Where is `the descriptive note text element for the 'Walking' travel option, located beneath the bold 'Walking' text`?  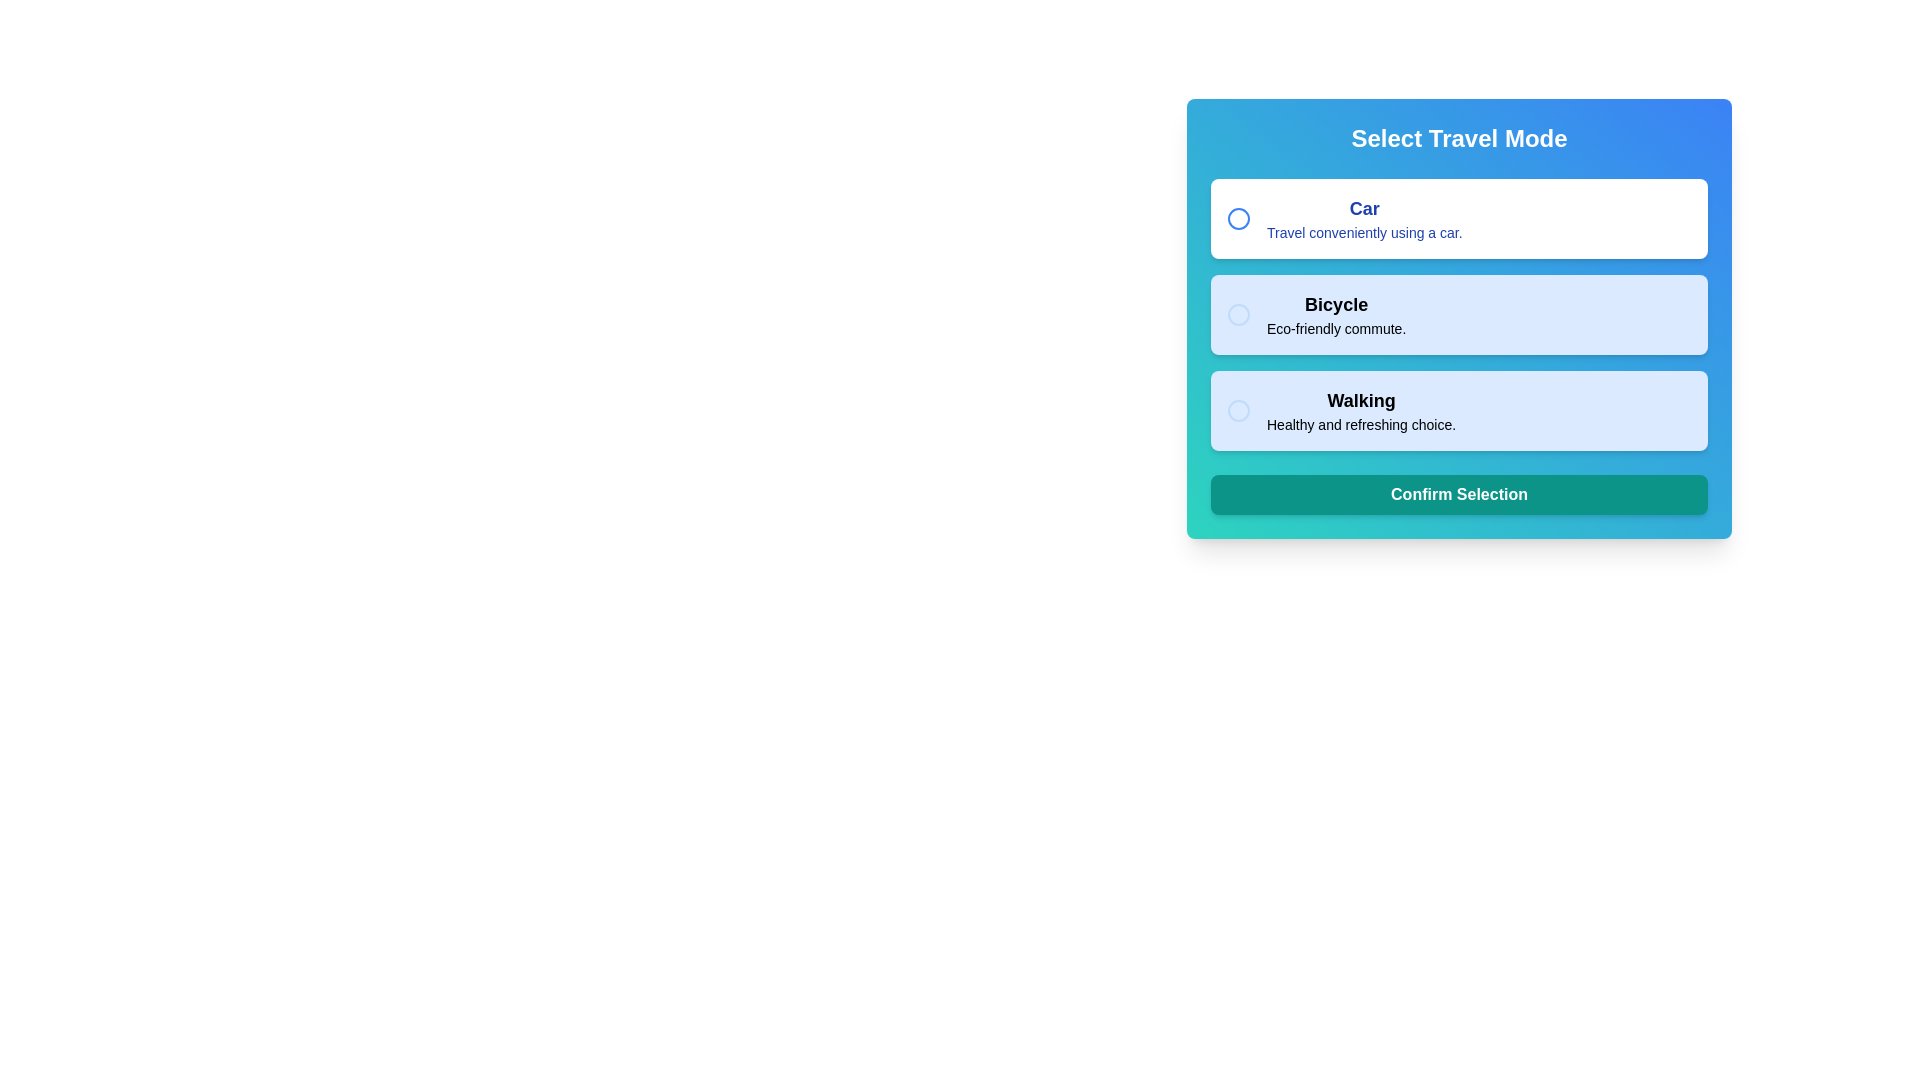
the descriptive note text element for the 'Walking' travel option, located beneath the bold 'Walking' text is located at coordinates (1360, 423).